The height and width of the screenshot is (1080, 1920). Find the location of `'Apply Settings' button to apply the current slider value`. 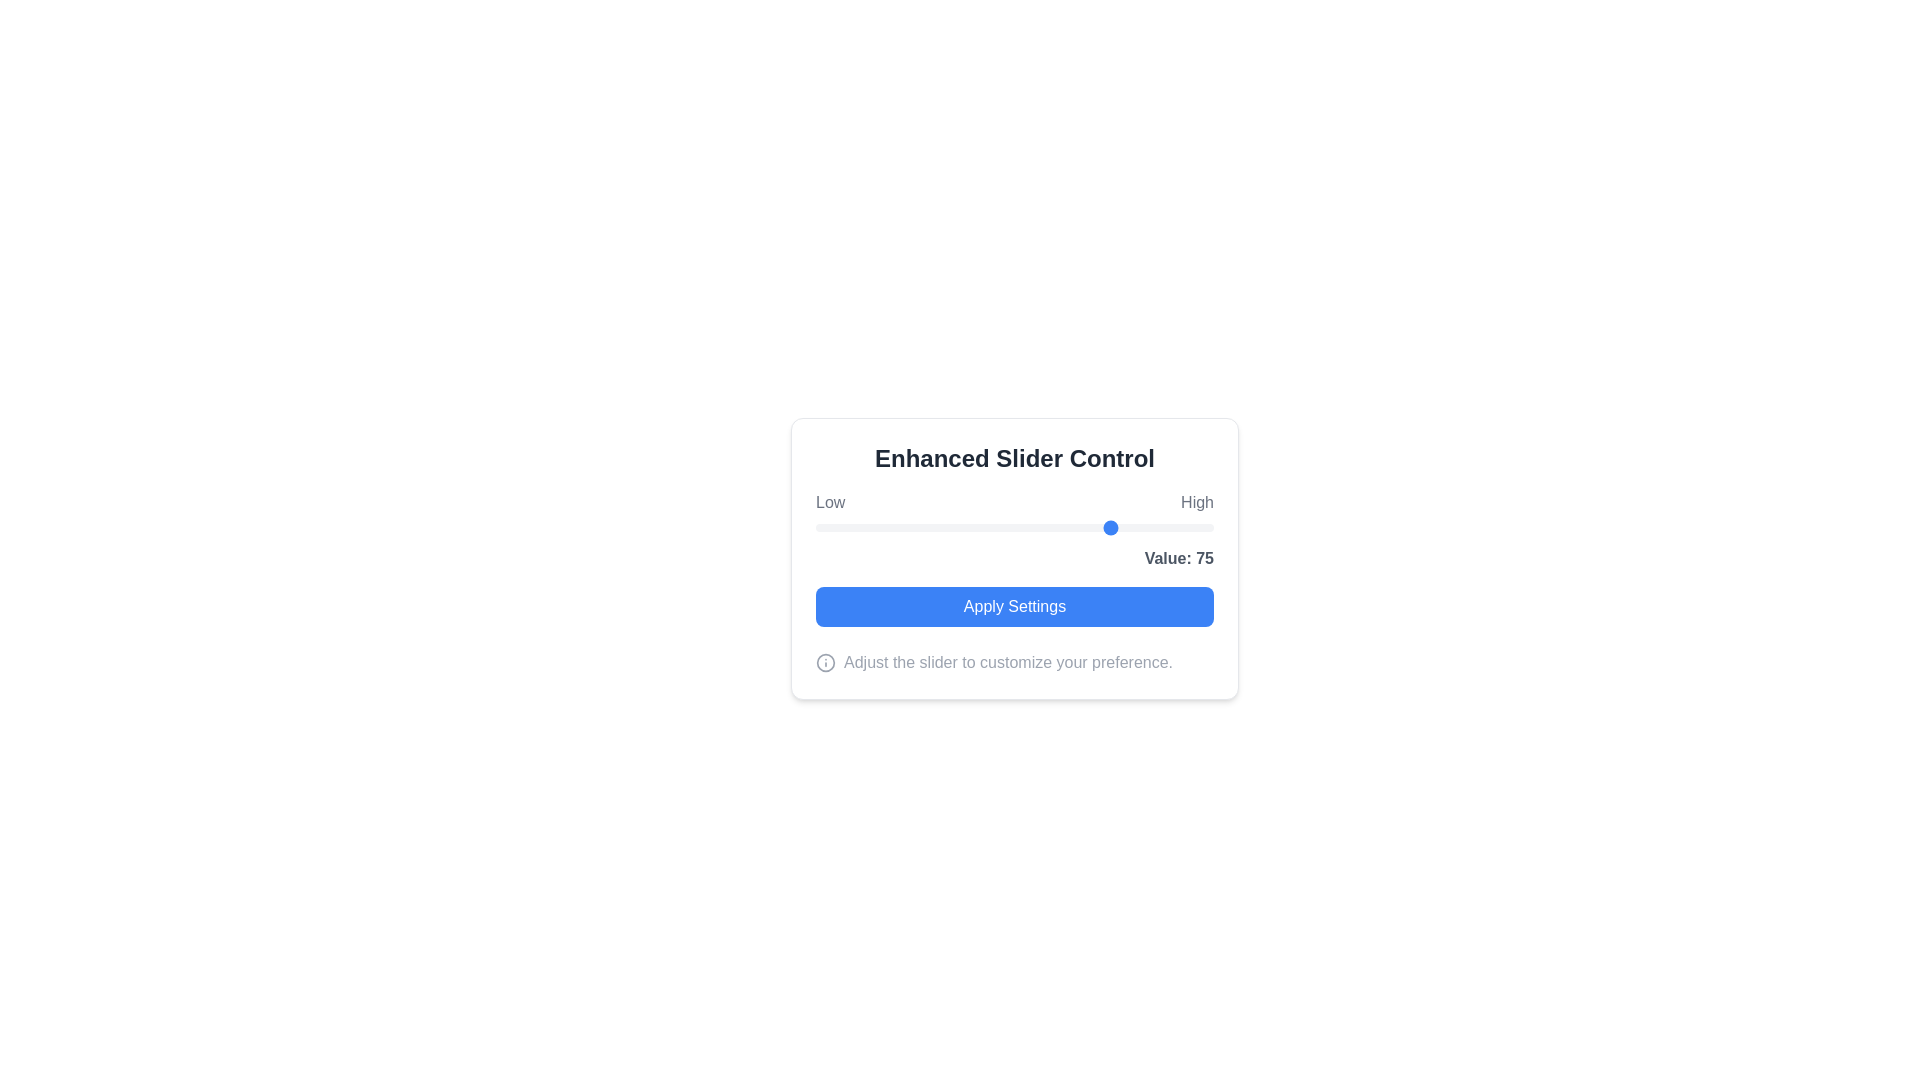

'Apply Settings' button to apply the current slider value is located at coordinates (1014, 605).